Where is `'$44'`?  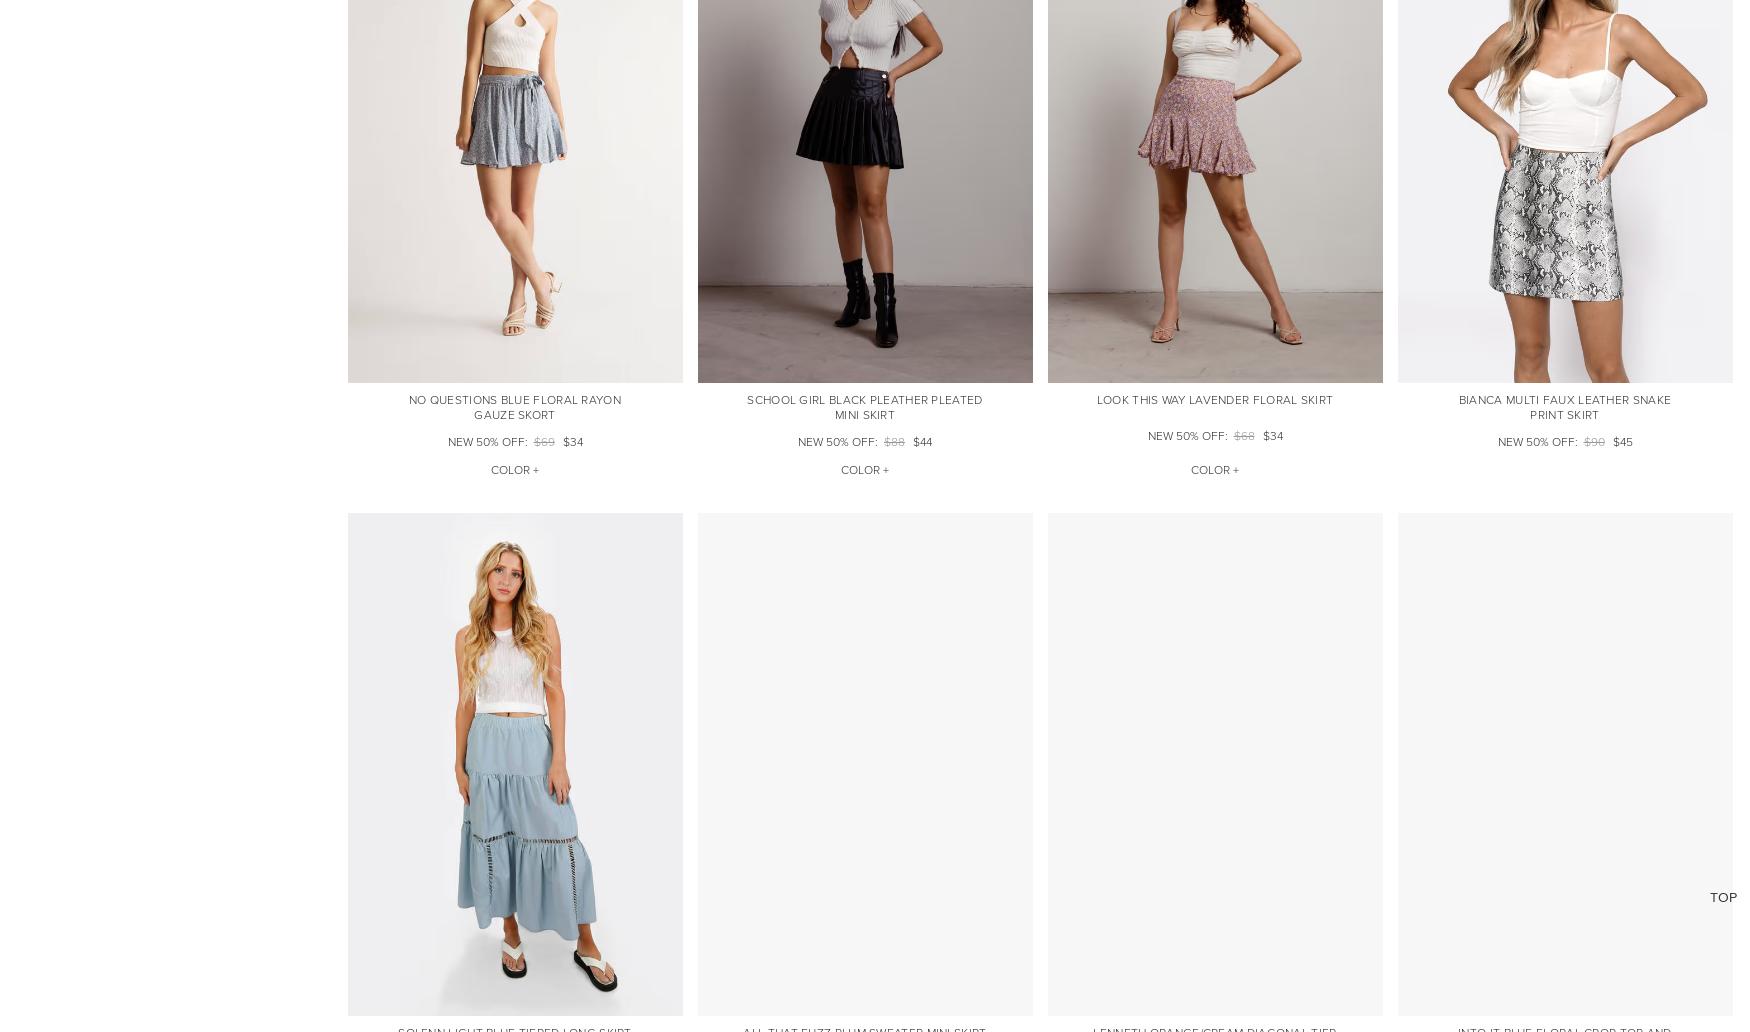
'$44' is located at coordinates (911, 441).